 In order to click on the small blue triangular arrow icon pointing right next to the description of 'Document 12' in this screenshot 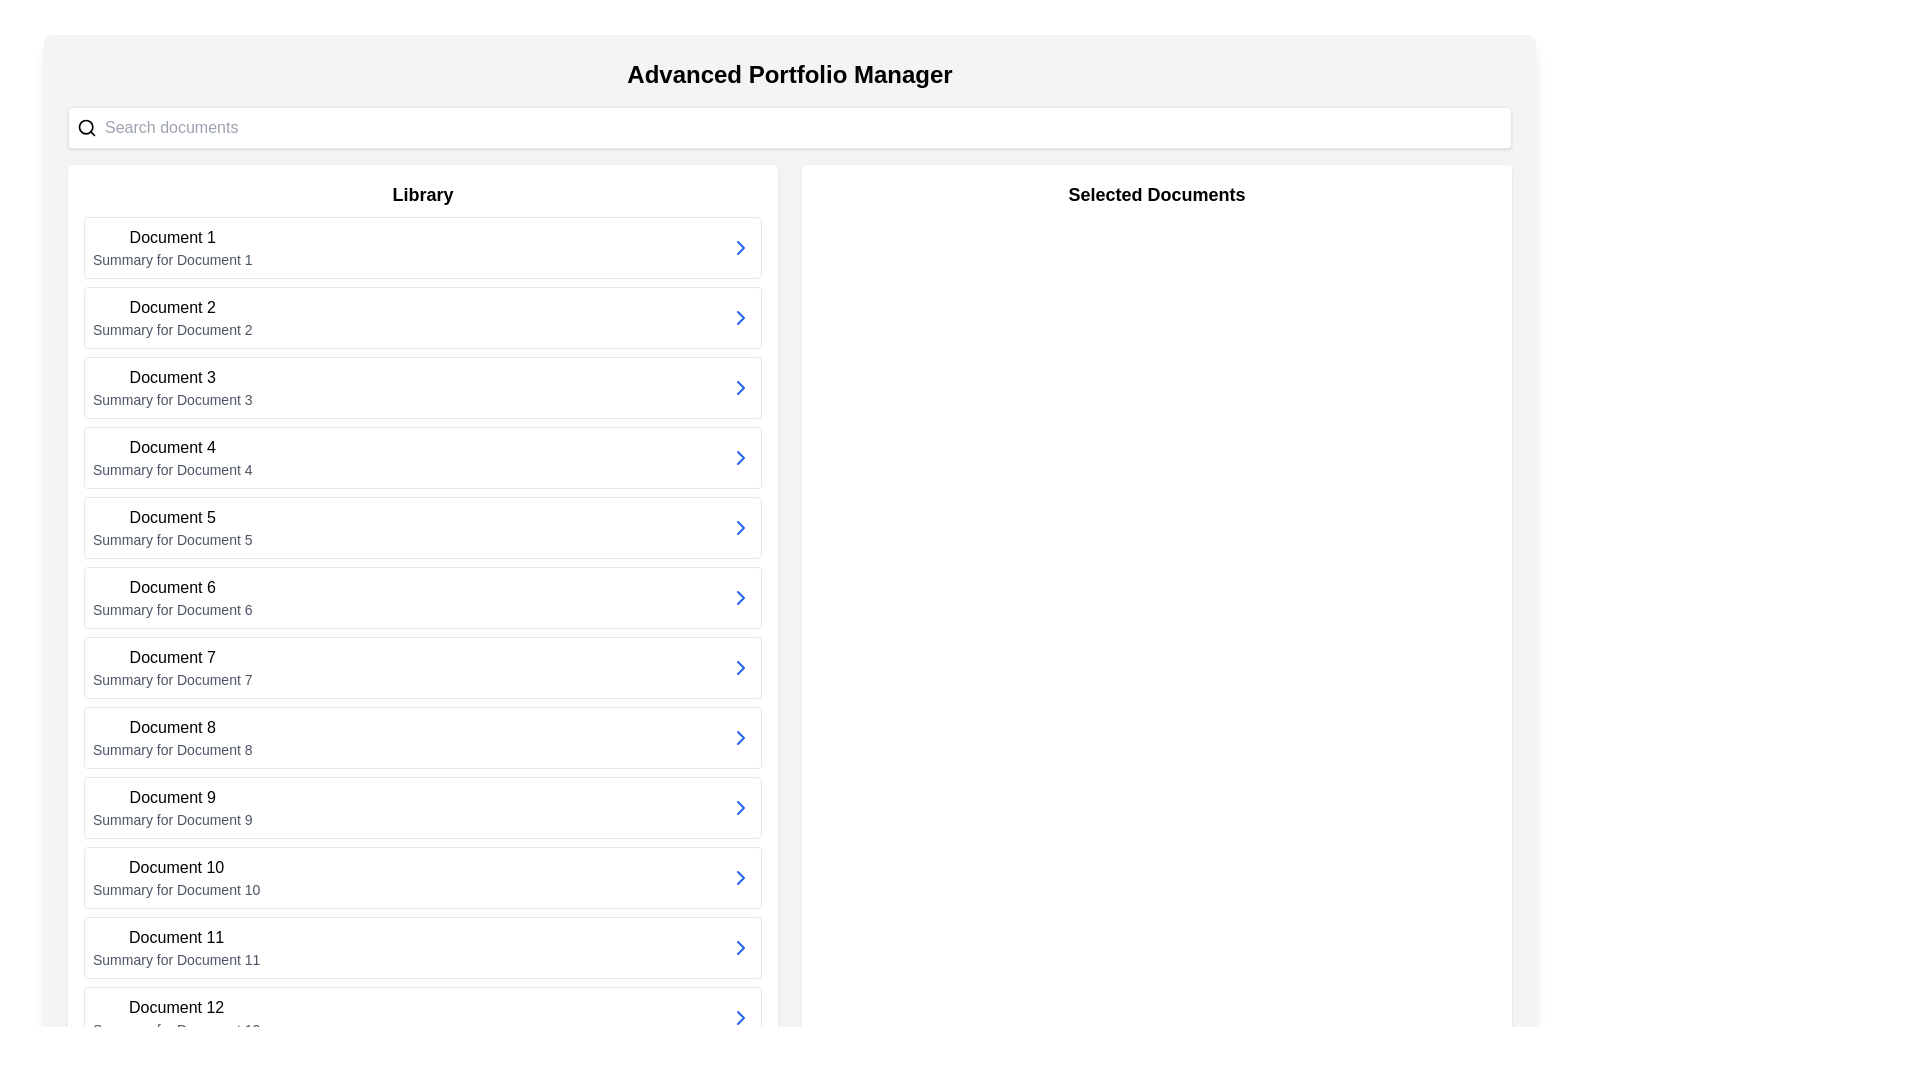, I will do `click(739, 877)`.